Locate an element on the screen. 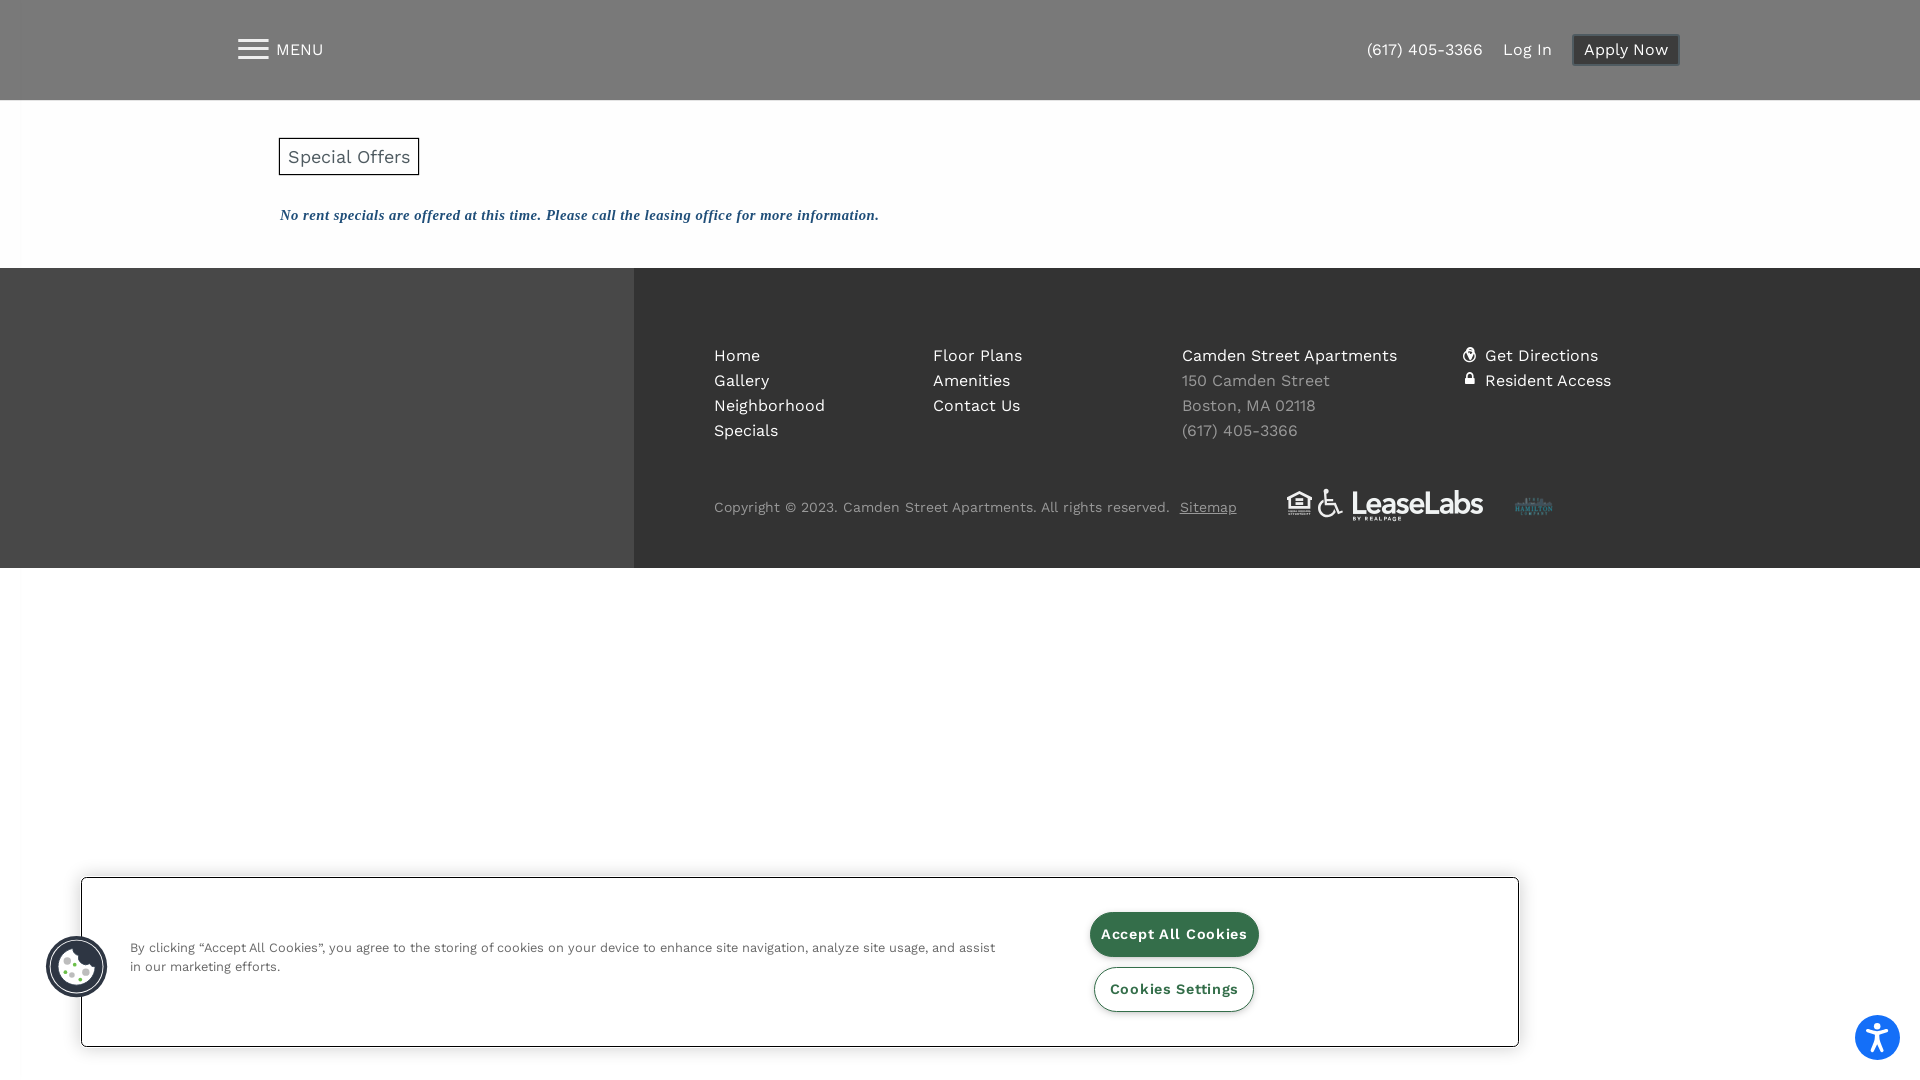 The image size is (1920, 1080). 'Floor Plans' is located at coordinates (977, 354).